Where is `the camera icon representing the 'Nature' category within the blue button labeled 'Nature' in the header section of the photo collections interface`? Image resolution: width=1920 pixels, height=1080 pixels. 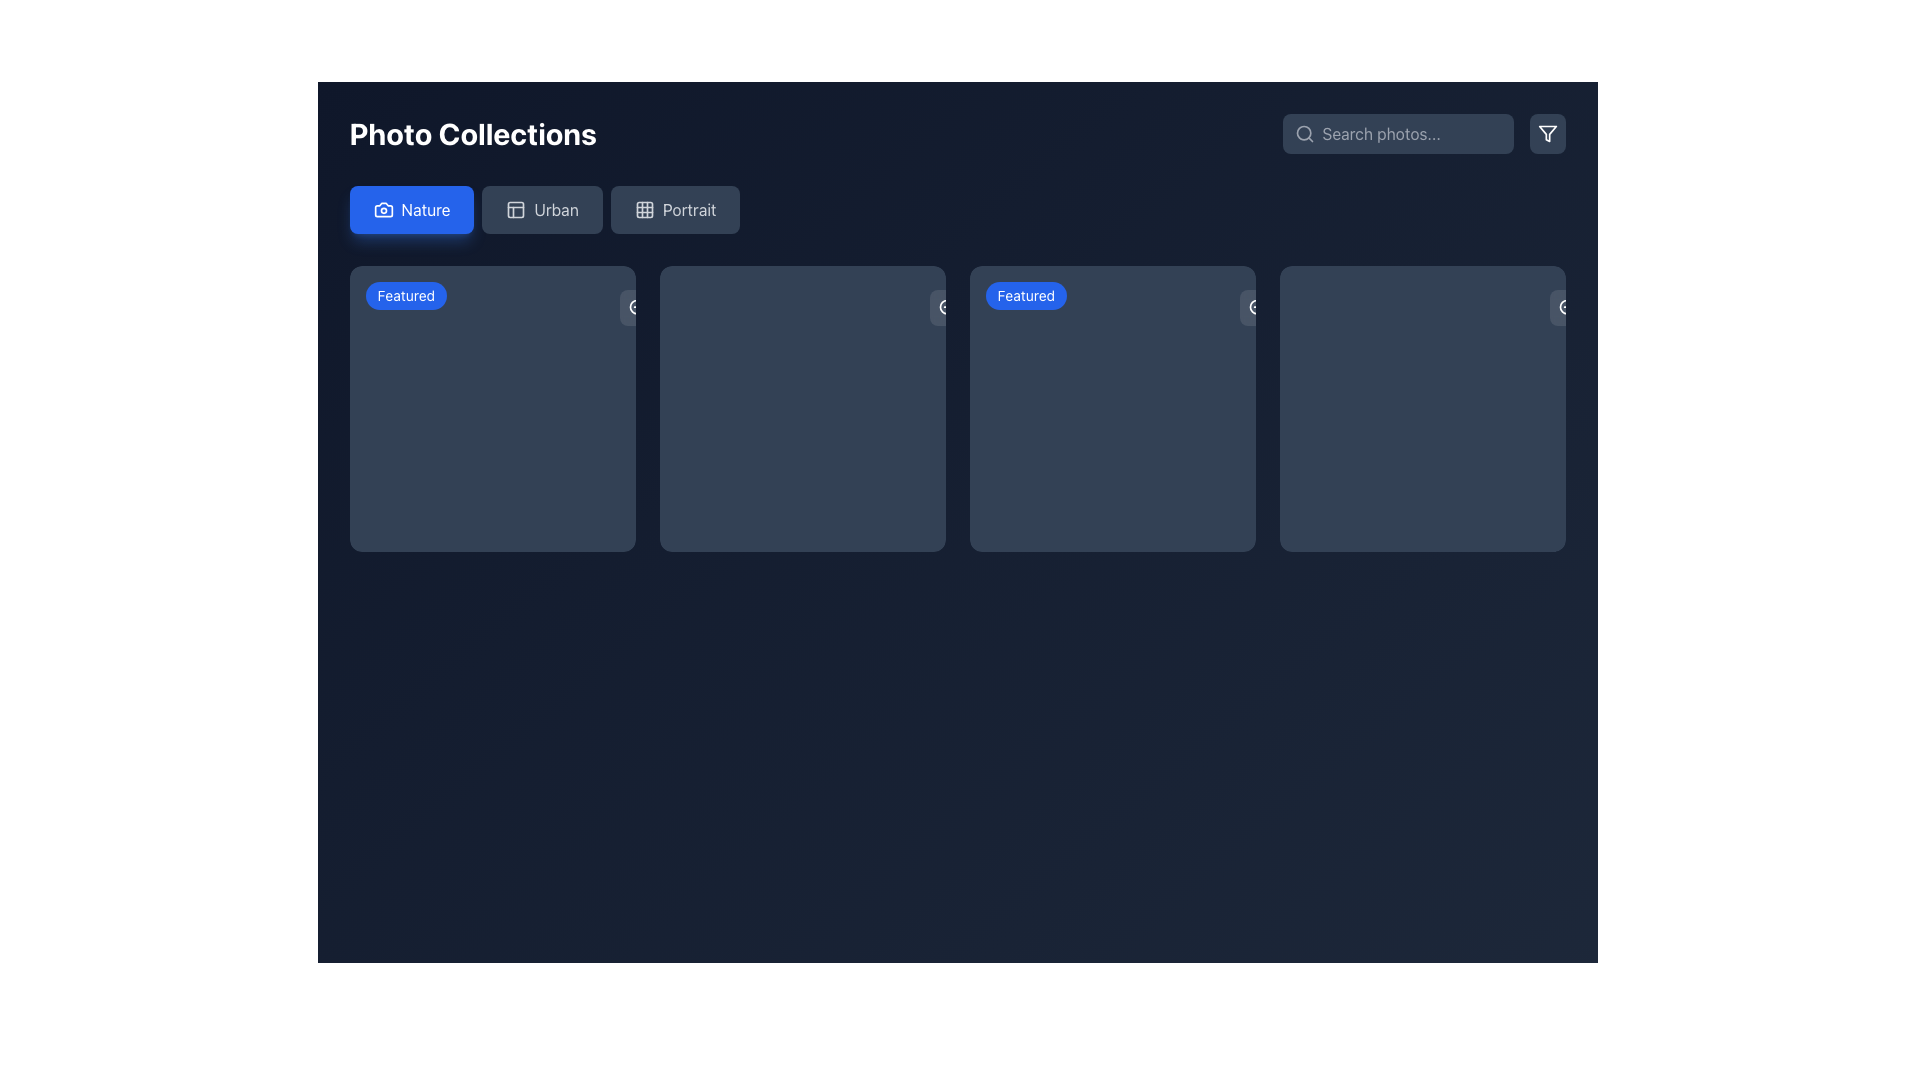
the camera icon representing the 'Nature' category within the blue button labeled 'Nature' in the header section of the photo collections interface is located at coordinates (383, 209).